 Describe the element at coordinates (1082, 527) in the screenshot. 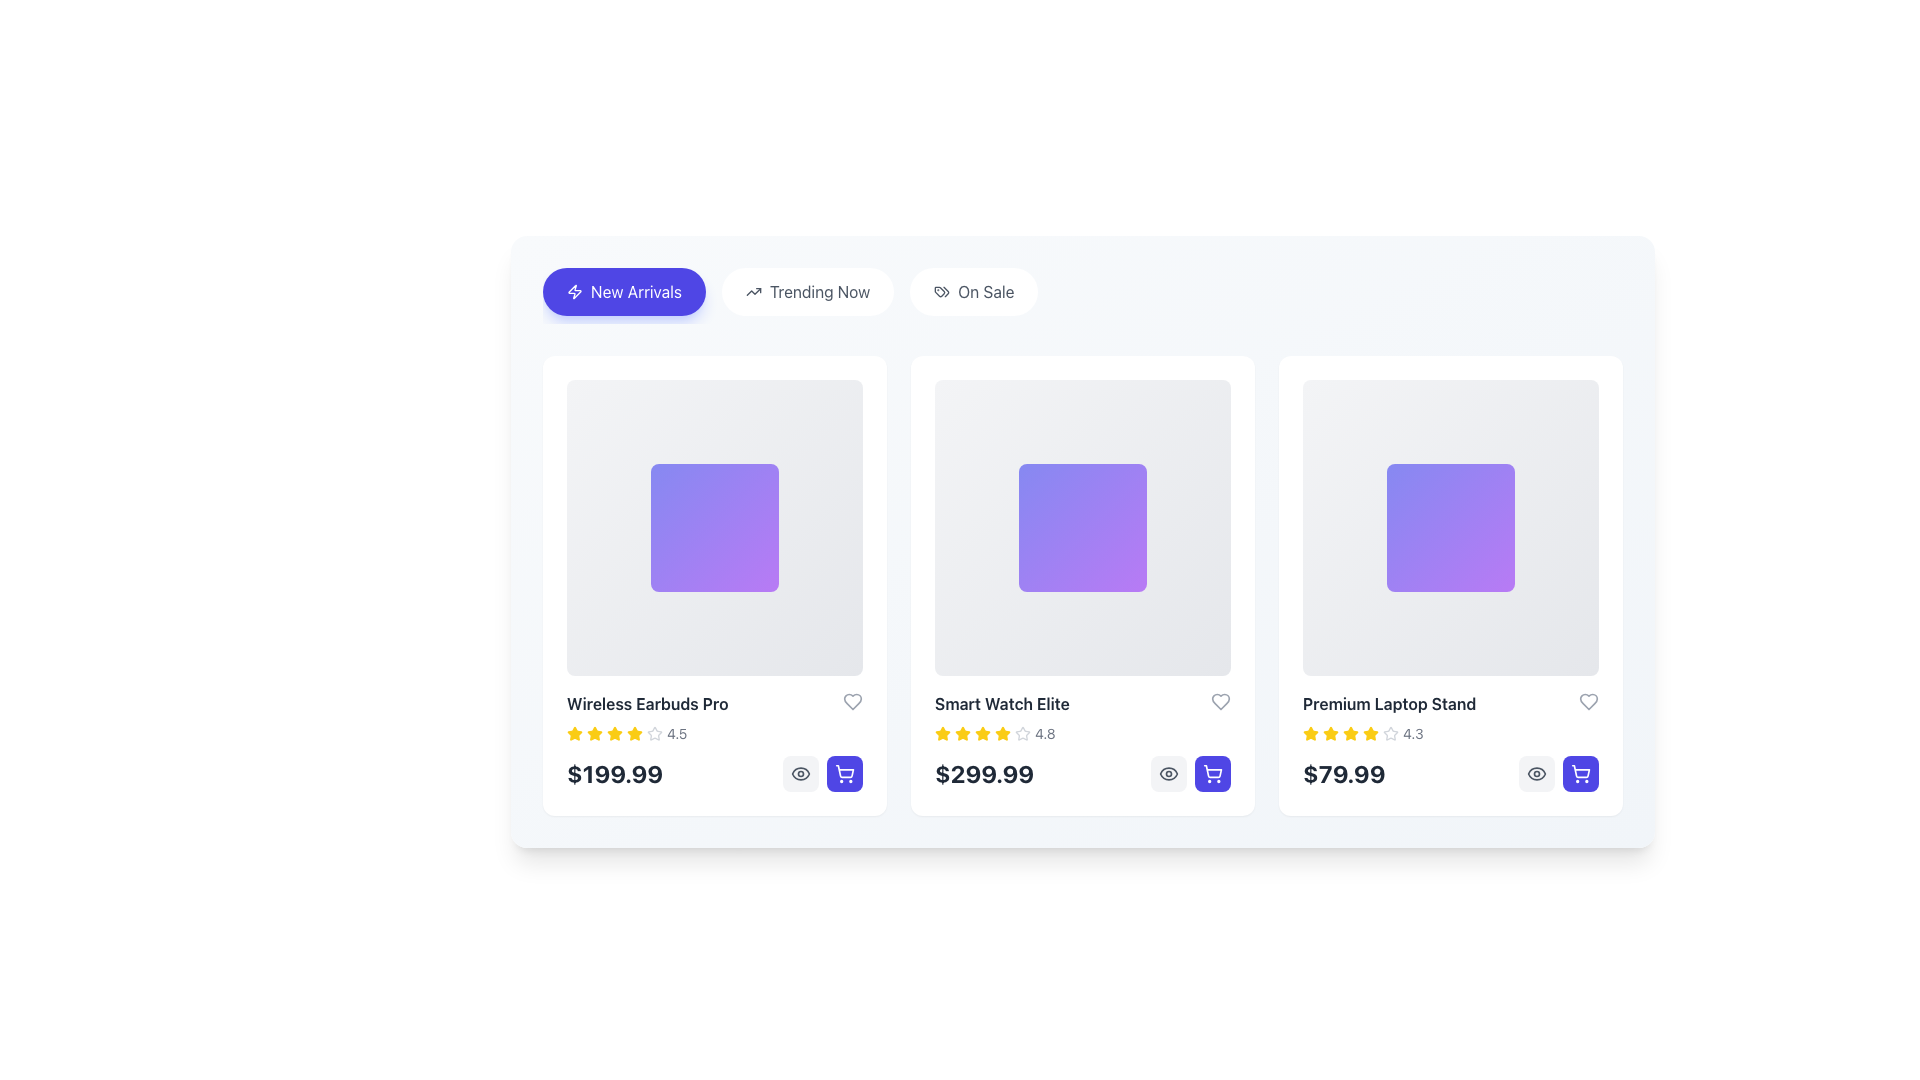

I see `the decorative visual or placeholder graphic located at the center of the 'Smart Watch Elite' product card, which is a square-shaped visual with a gradient background transitioning from indigo to purple` at that location.